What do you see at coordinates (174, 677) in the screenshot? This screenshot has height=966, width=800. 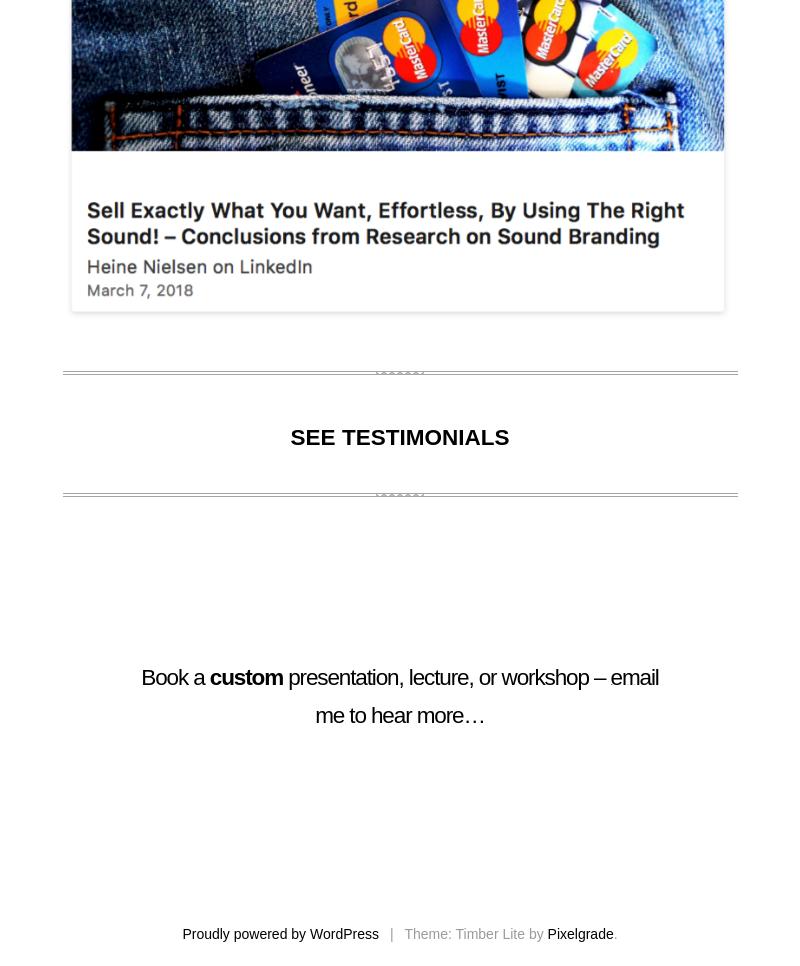 I see `'Book a'` at bounding box center [174, 677].